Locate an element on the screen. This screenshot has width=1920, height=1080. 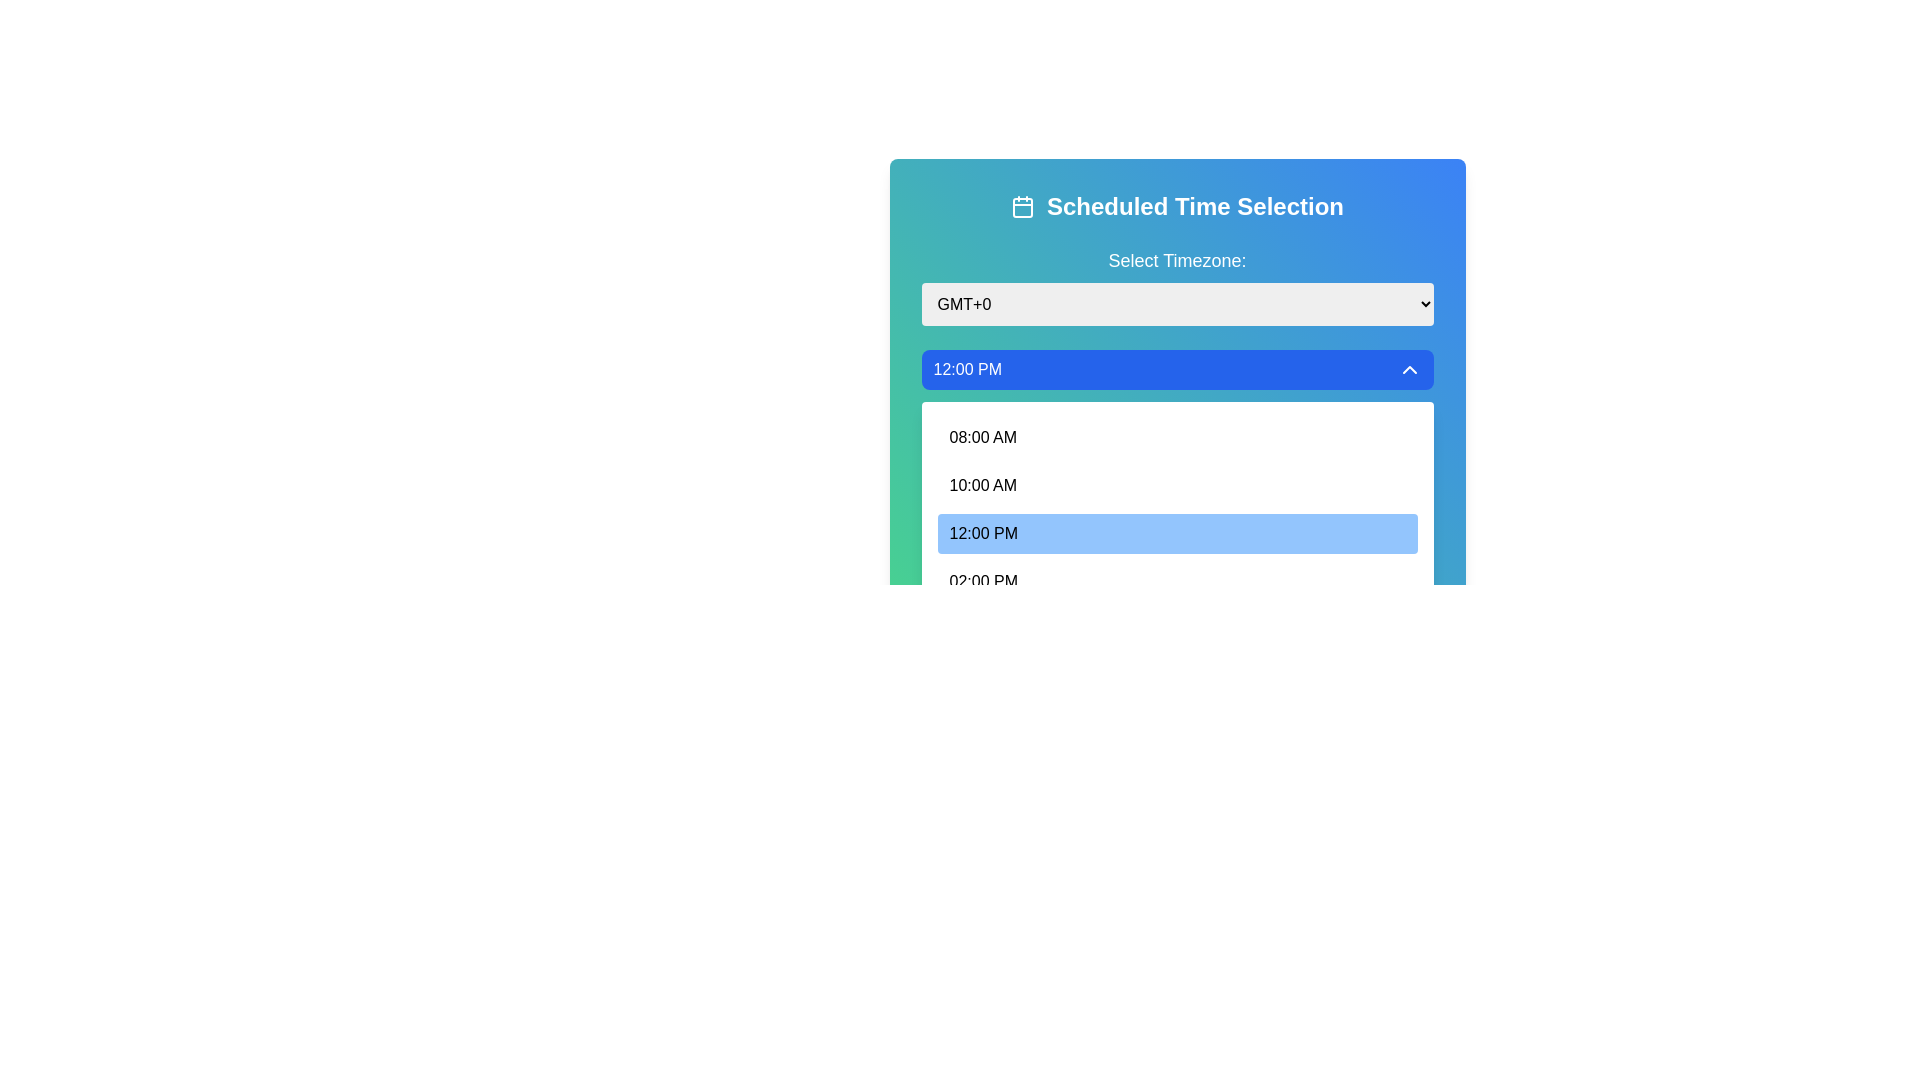
on the dropdown menu labeled 'Select Timezone:' which currently shows 'GMT+0' is located at coordinates (1177, 304).